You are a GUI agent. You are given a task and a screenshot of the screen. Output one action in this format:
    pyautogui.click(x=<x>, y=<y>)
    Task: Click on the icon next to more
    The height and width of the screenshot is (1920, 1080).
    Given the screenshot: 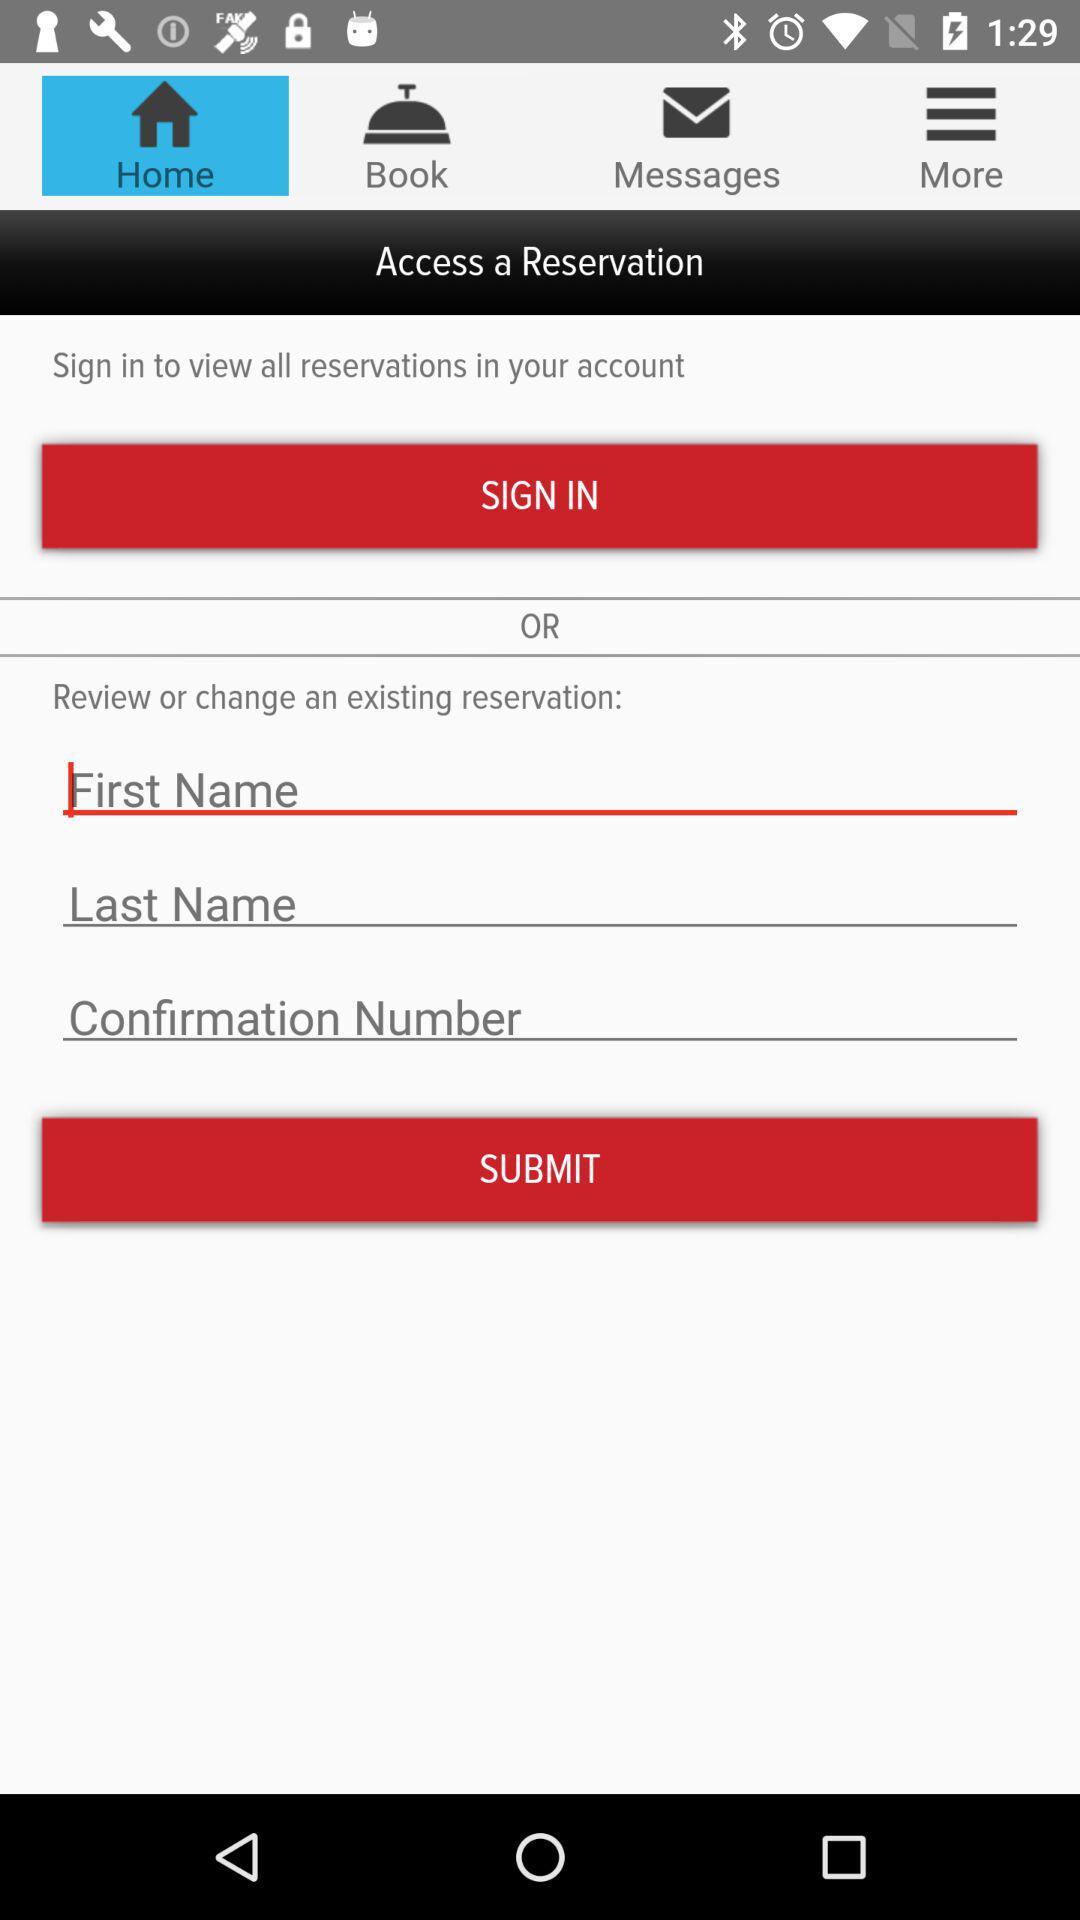 What is the action you would take?
    pyautogui.click(x=695, y=135)
    